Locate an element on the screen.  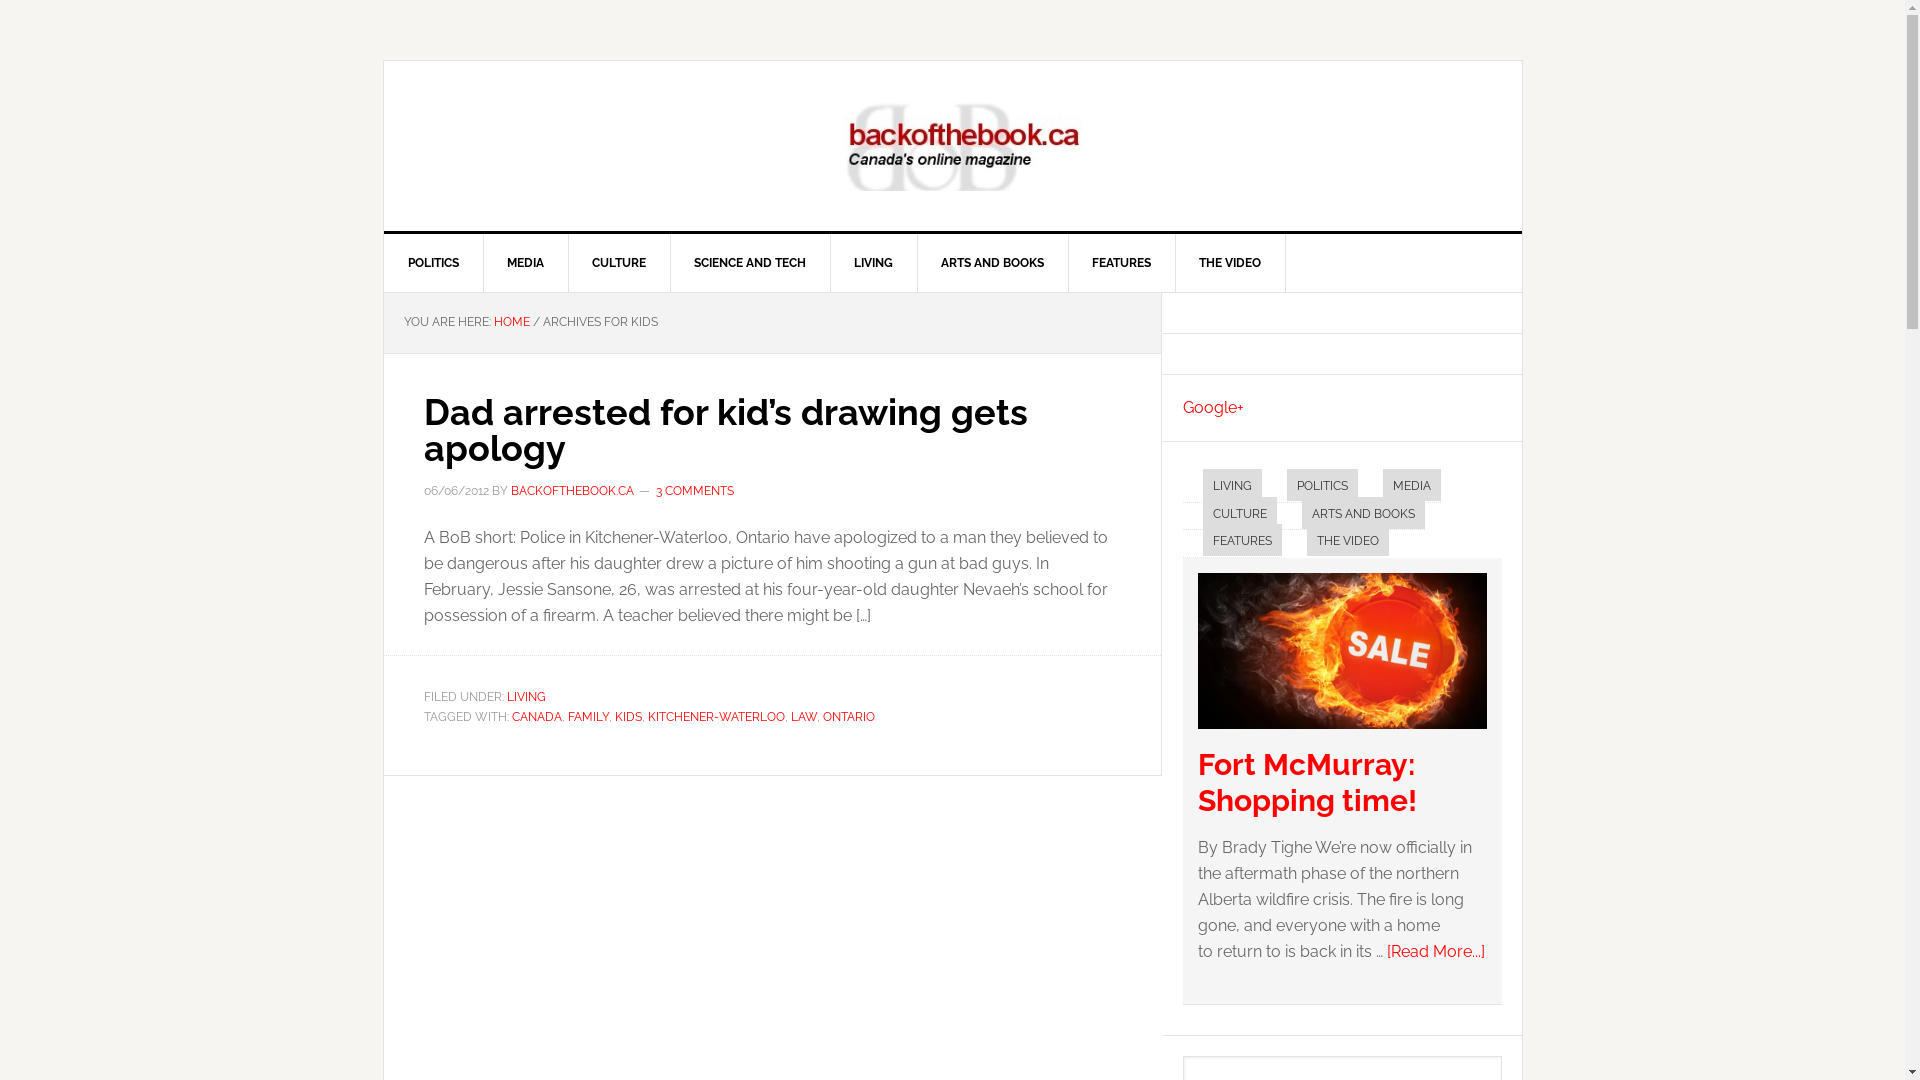
'MEDIA' is located at coordinates (481, 261).